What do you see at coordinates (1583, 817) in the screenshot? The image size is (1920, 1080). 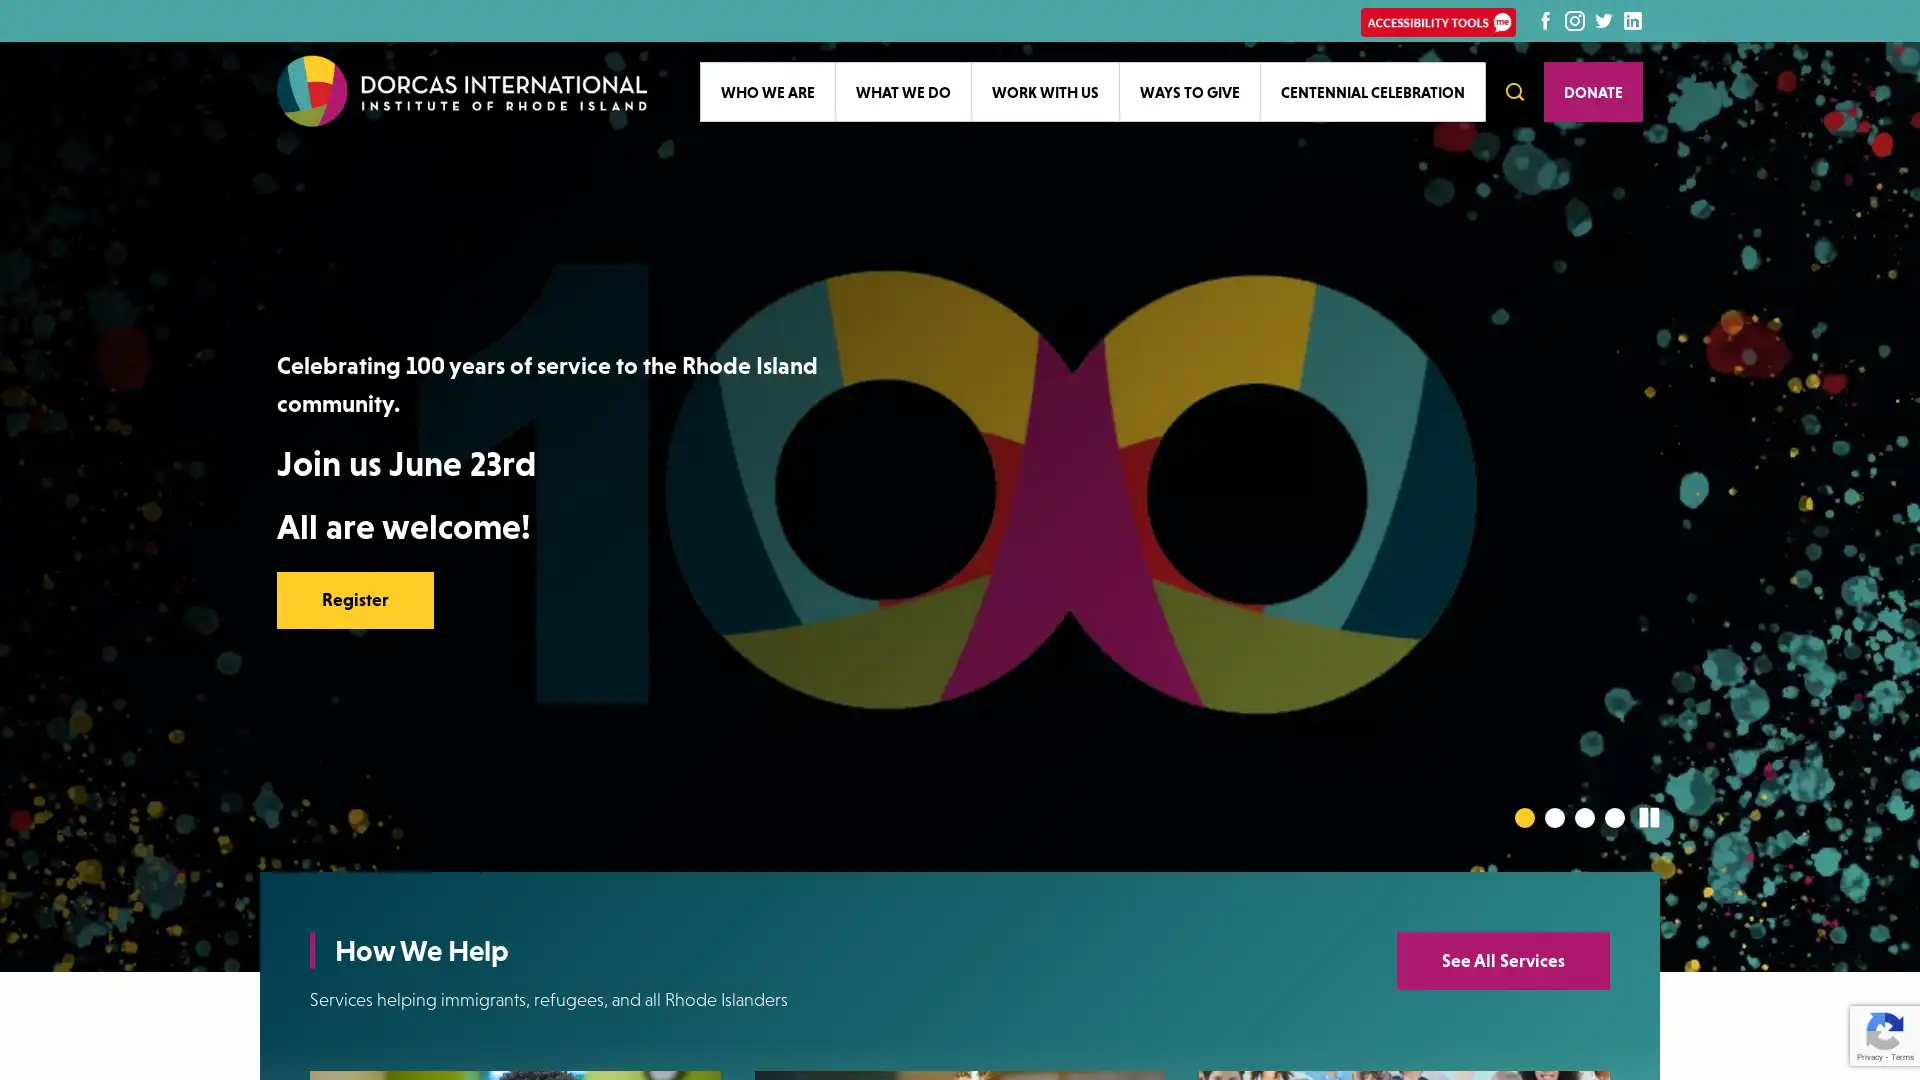 I see `Go to slide 3` at bounding box center [1583, 817].